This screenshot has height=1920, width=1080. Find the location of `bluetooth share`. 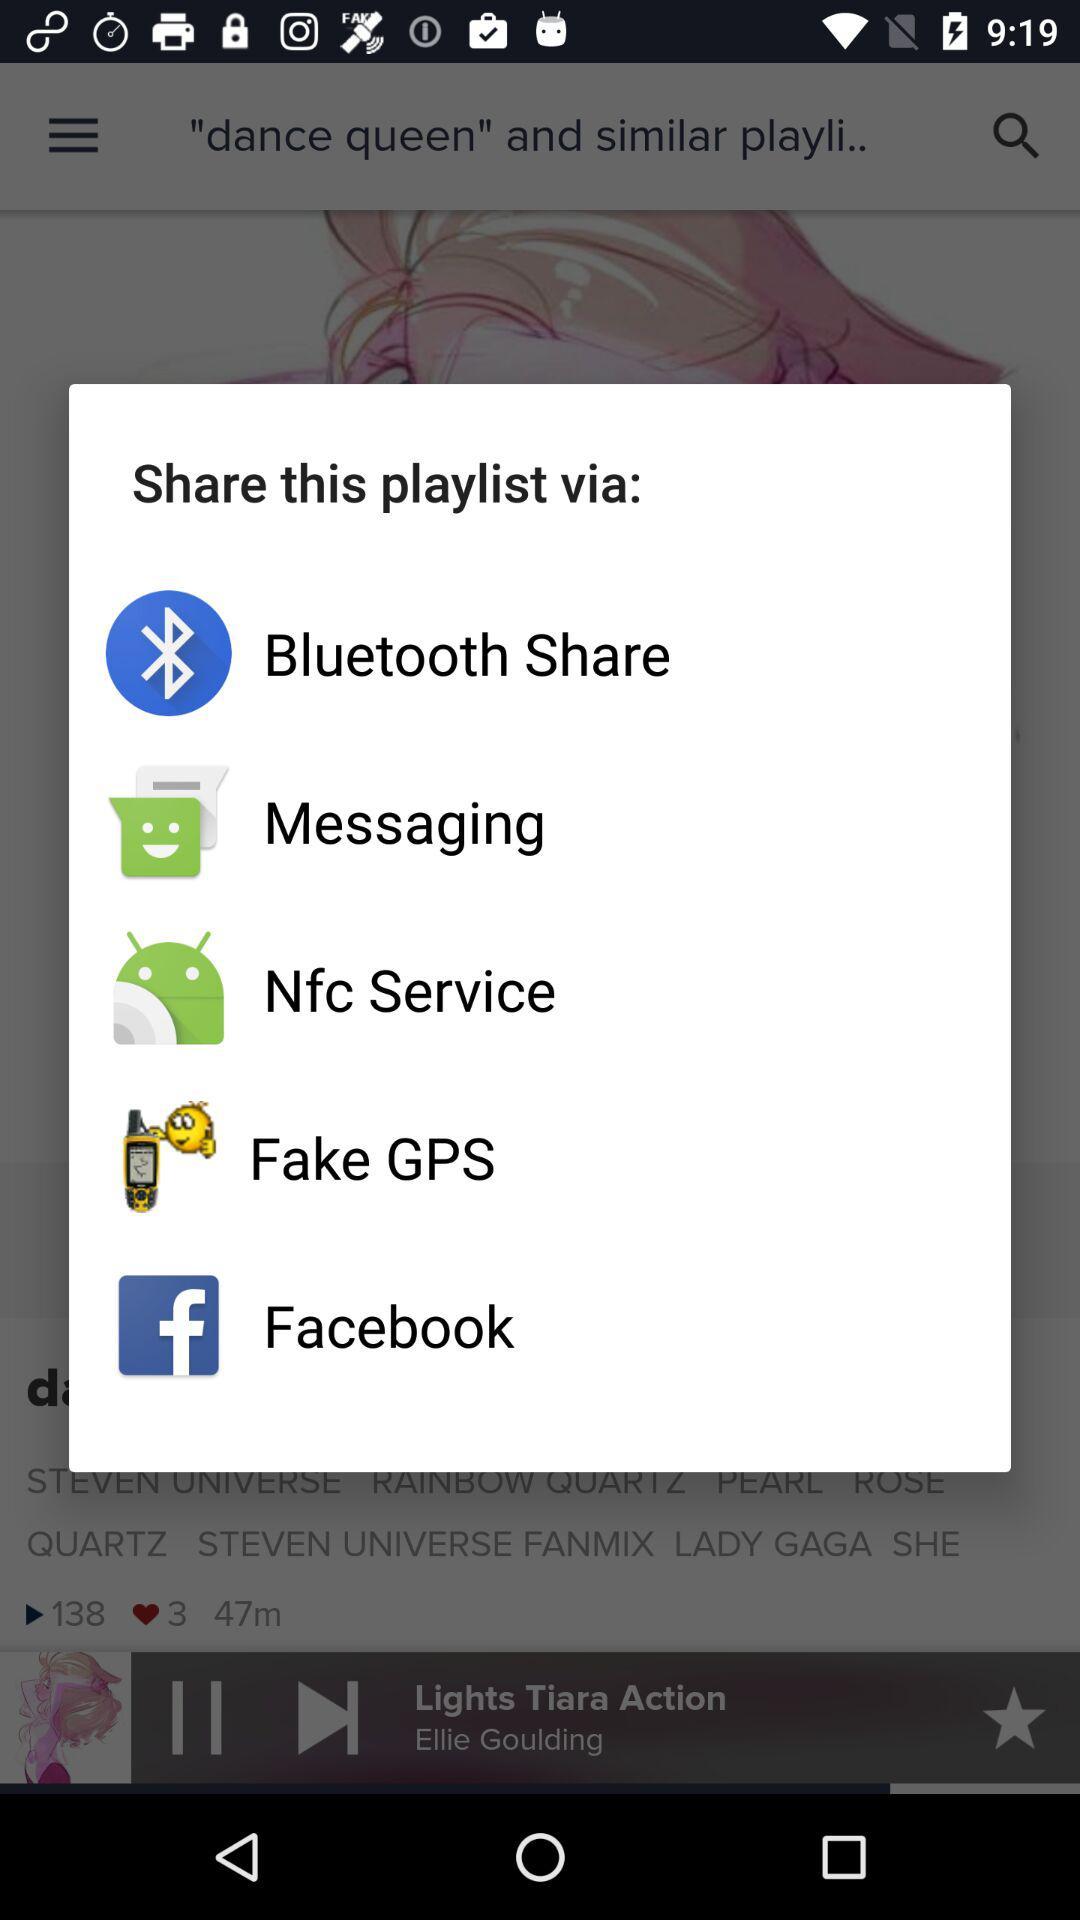

bluetooth share is located at coordinates (540, 653).